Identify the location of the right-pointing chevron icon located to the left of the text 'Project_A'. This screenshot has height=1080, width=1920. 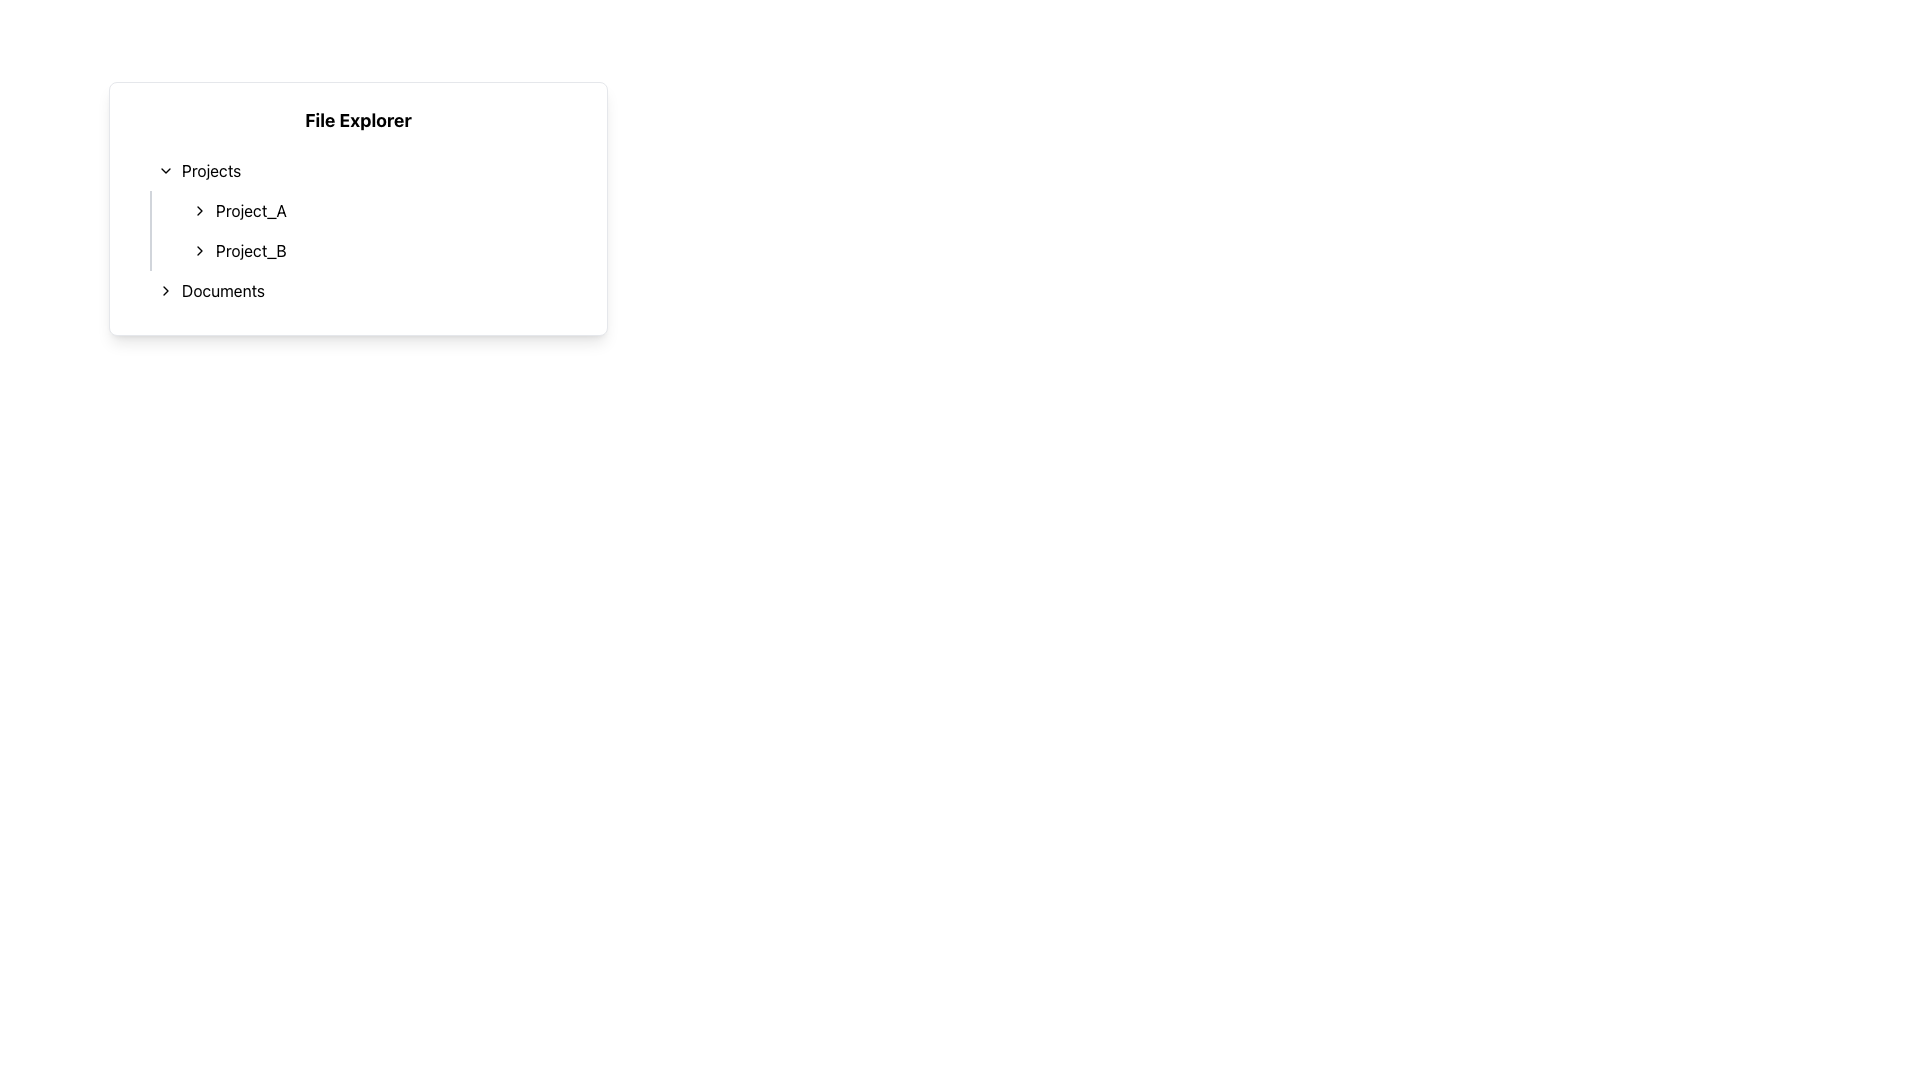
(200, 211).